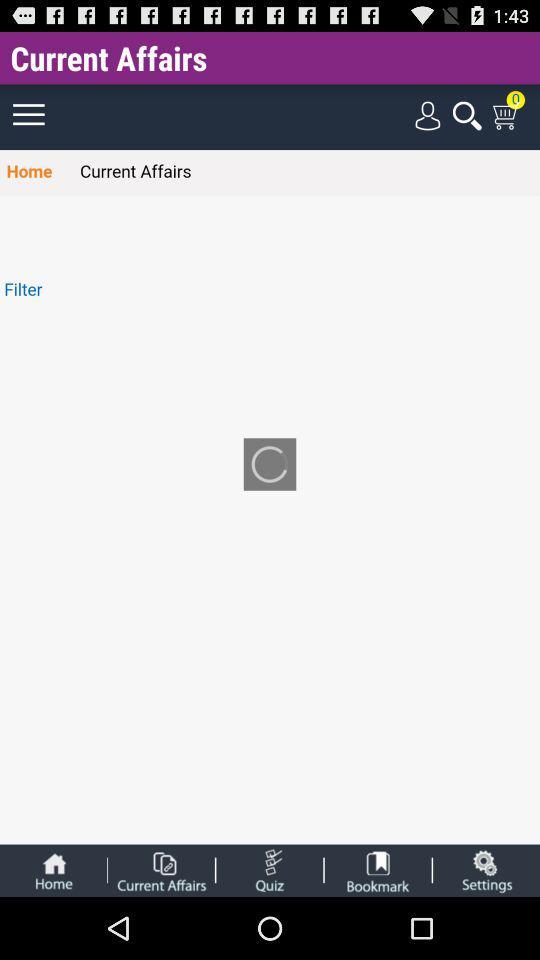 The height and width of the screenshot is (960, 540). What do you see at coordinates (160, 869) in the screenshot?
I see `aba para abrir assuntos atuais` at bounding box center [160, 869].